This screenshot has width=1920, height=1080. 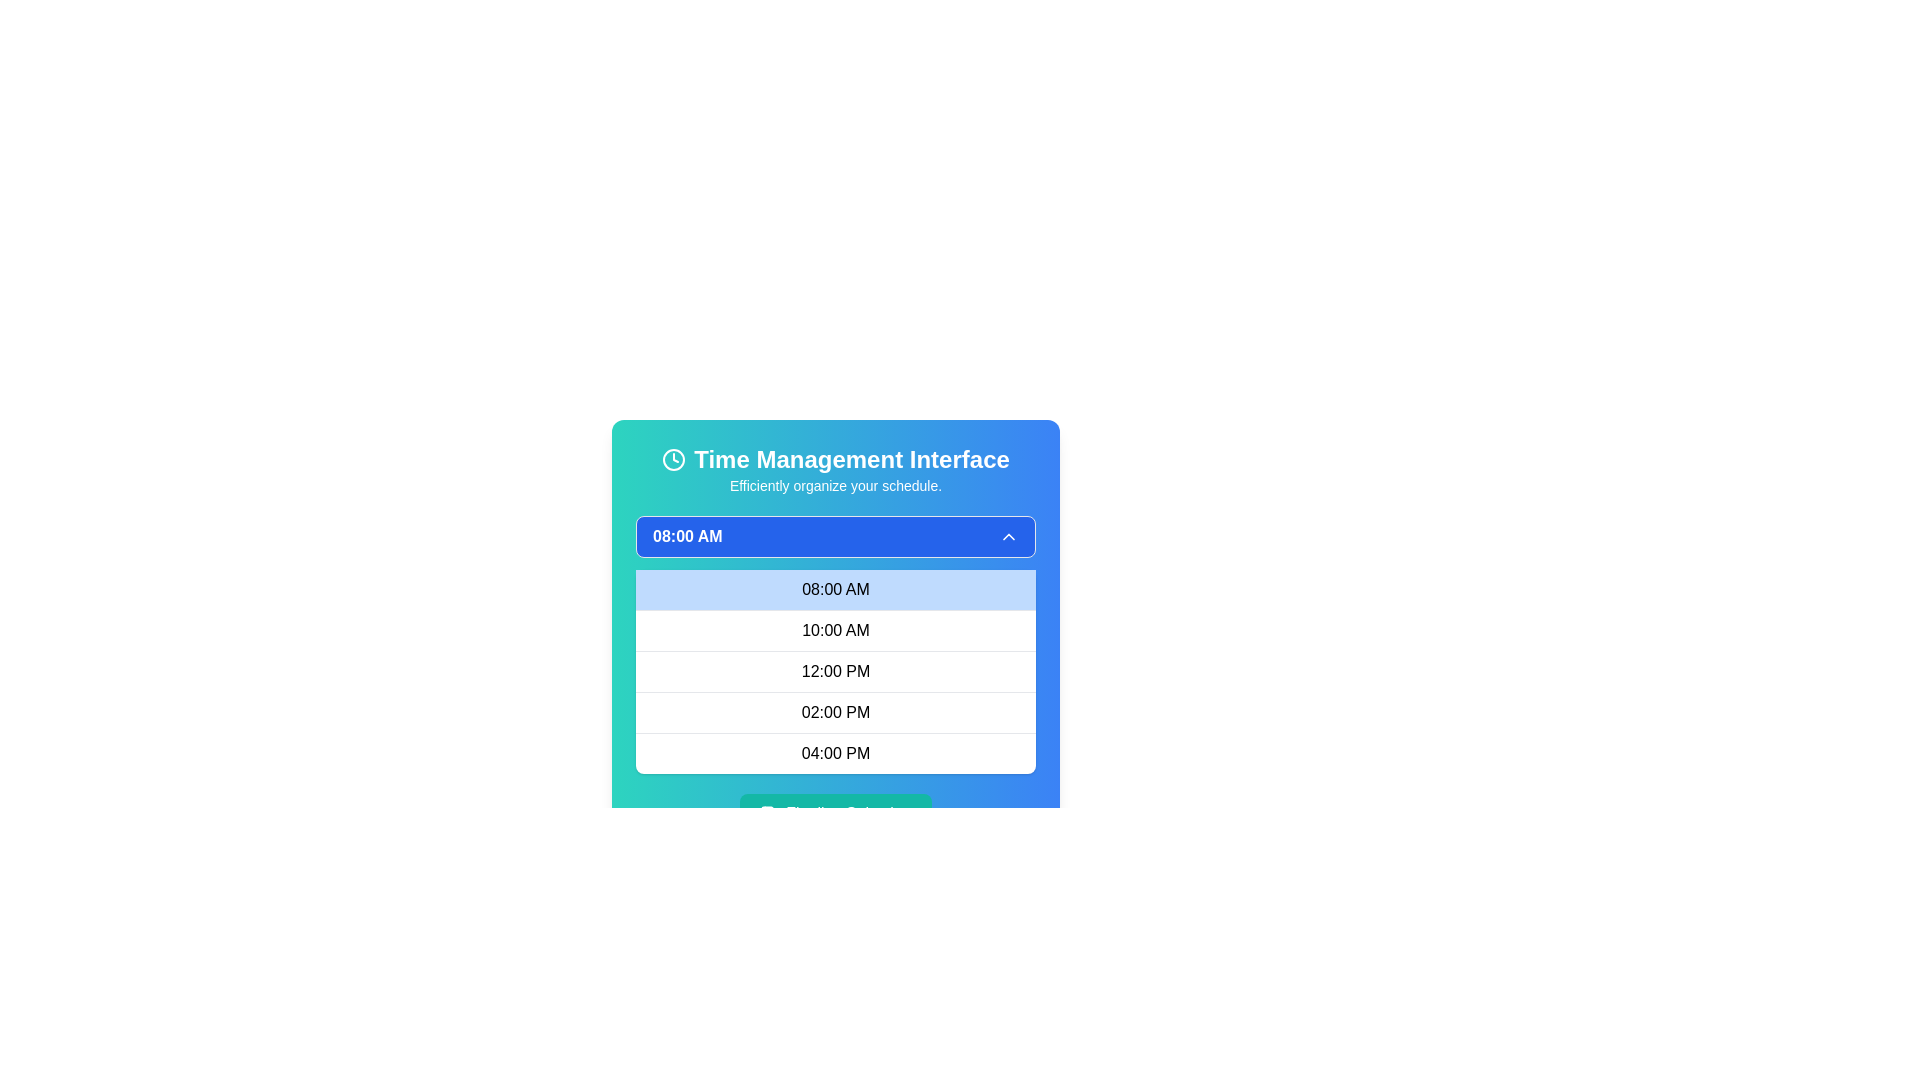 What do you see at coordinates (835, 486) in the screenshot?
I see `informational text label located below the 'Time Management Interface' text and above the '08:00 AM' dropdown box, centered in the header area` at bounding box center [835, 486].